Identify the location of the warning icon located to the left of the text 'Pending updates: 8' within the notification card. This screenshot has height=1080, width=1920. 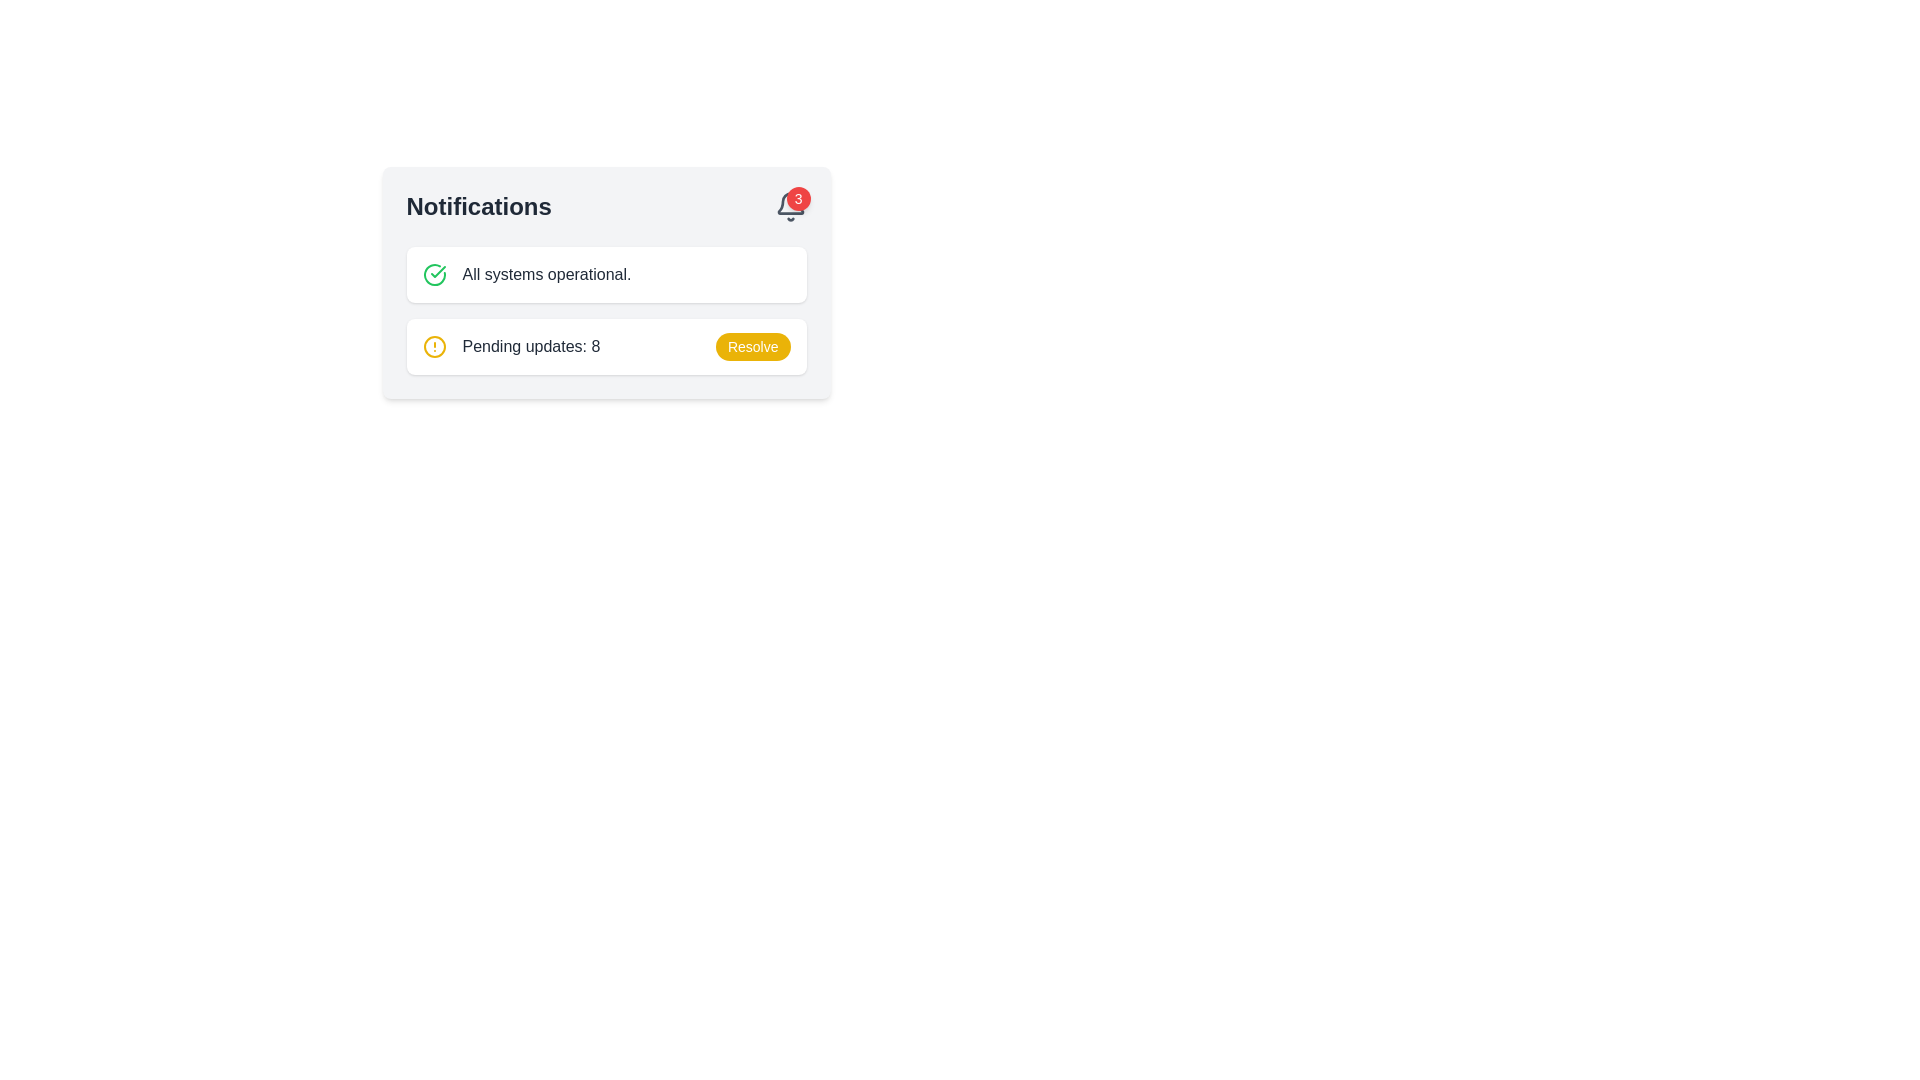
(433, 346).